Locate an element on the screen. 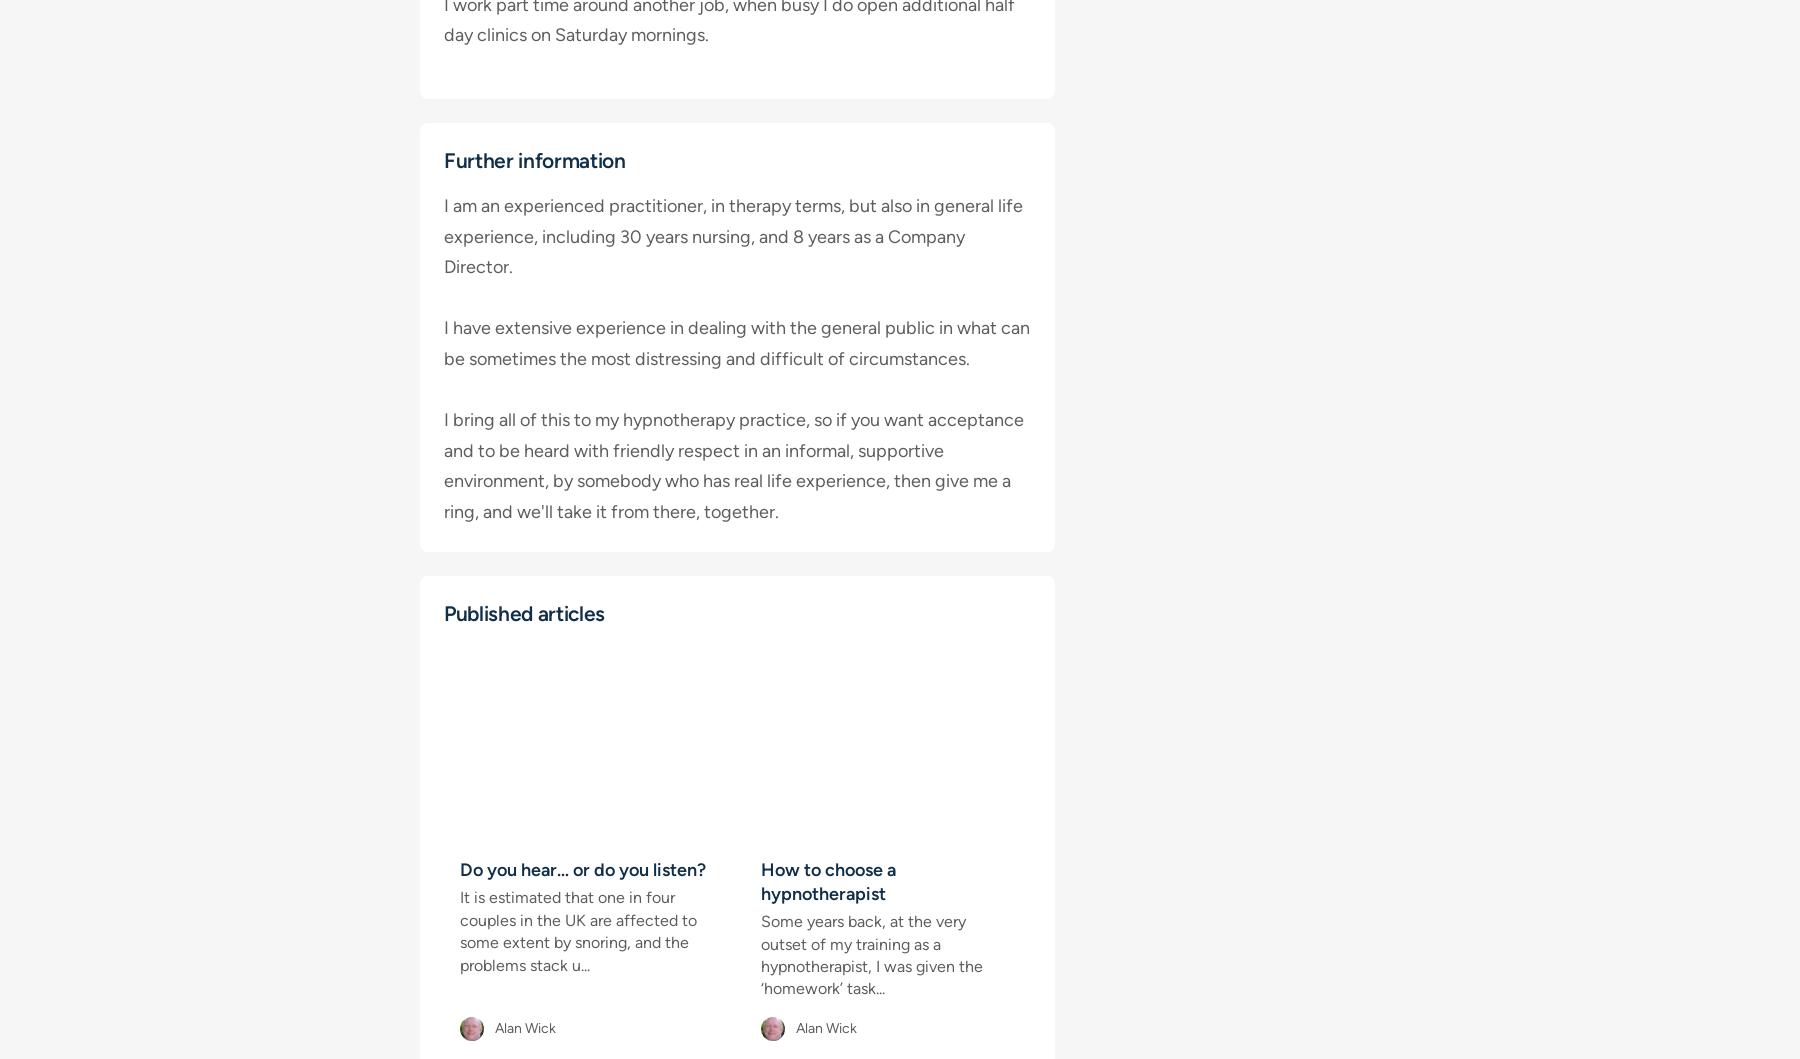  'Some years back, at the very outset of my training as a hypnotherapist, I was given the ‘homework’ task...' is located at coordinates (871, 954).